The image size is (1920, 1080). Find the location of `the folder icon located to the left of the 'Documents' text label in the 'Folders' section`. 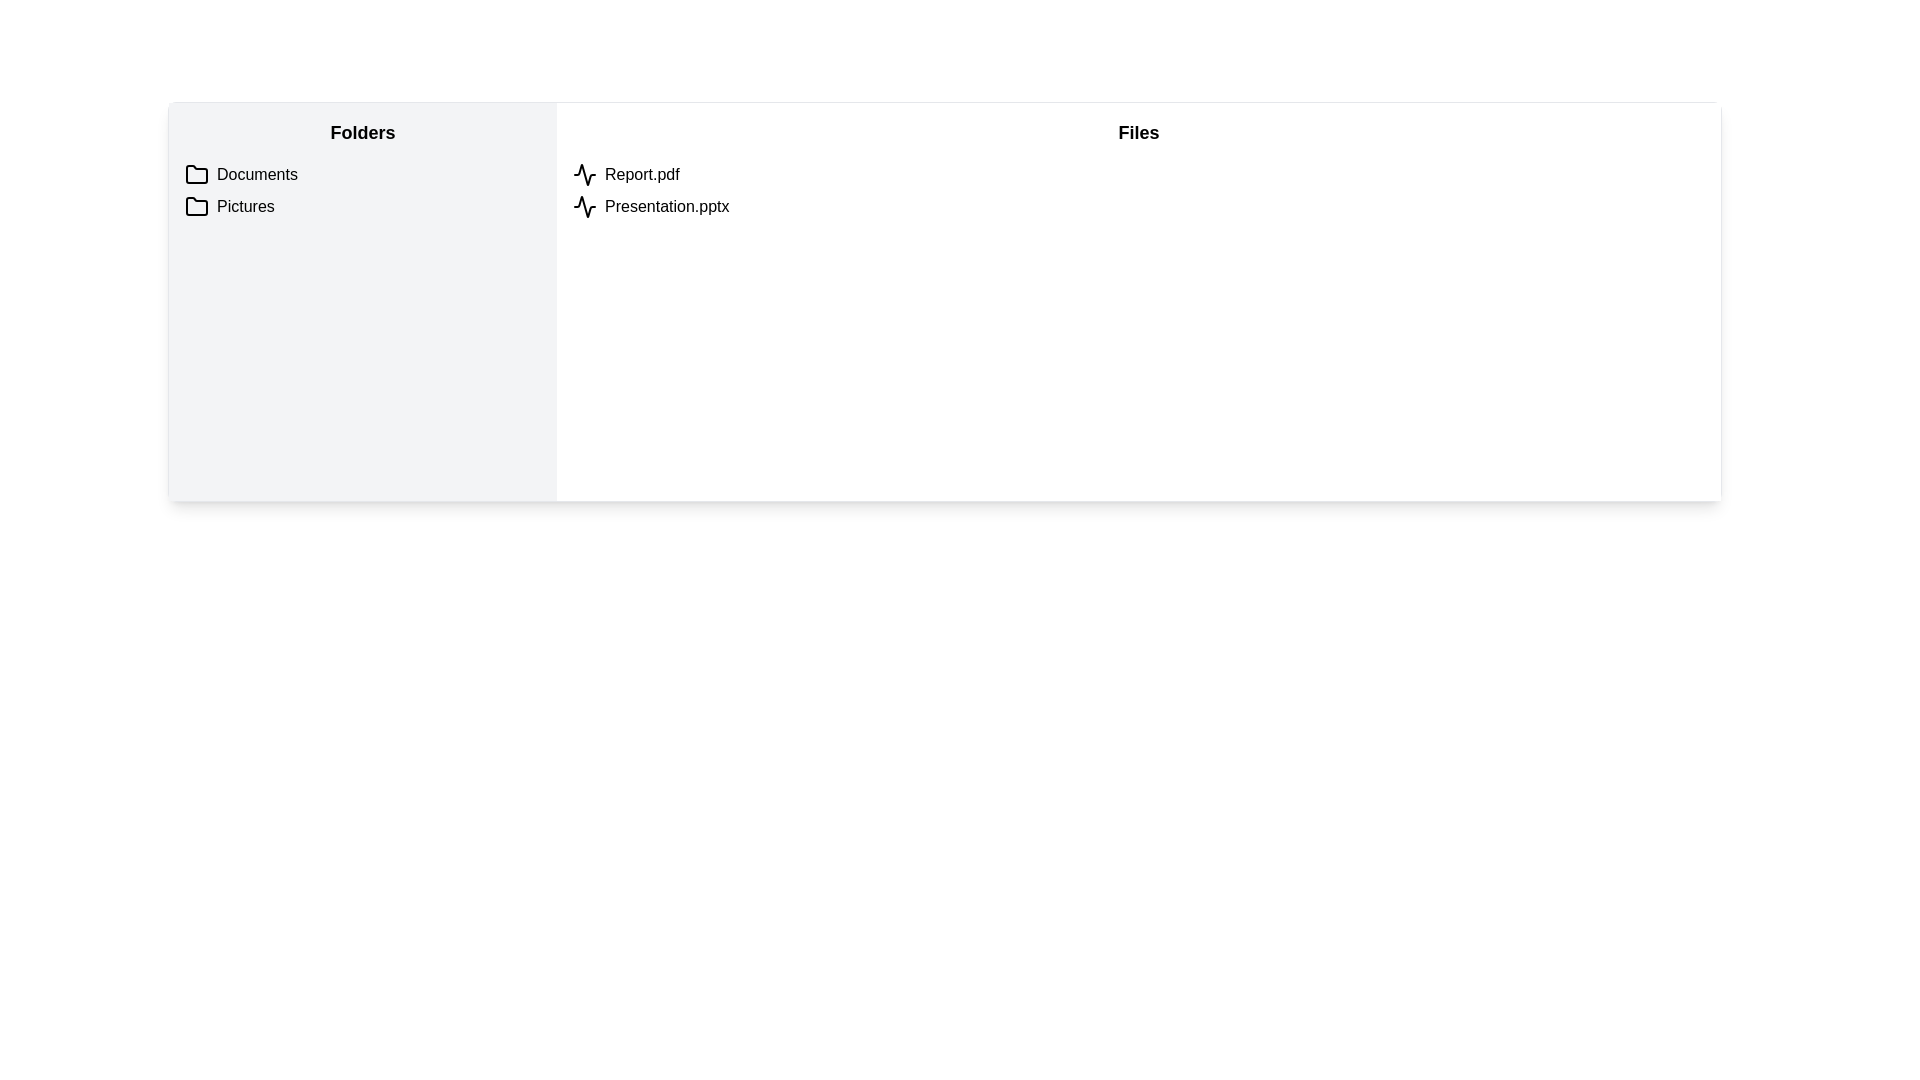

the folder icon located to the left of the 'Documents' text label in the 'Folders' section is located at coordinates (196, 173).